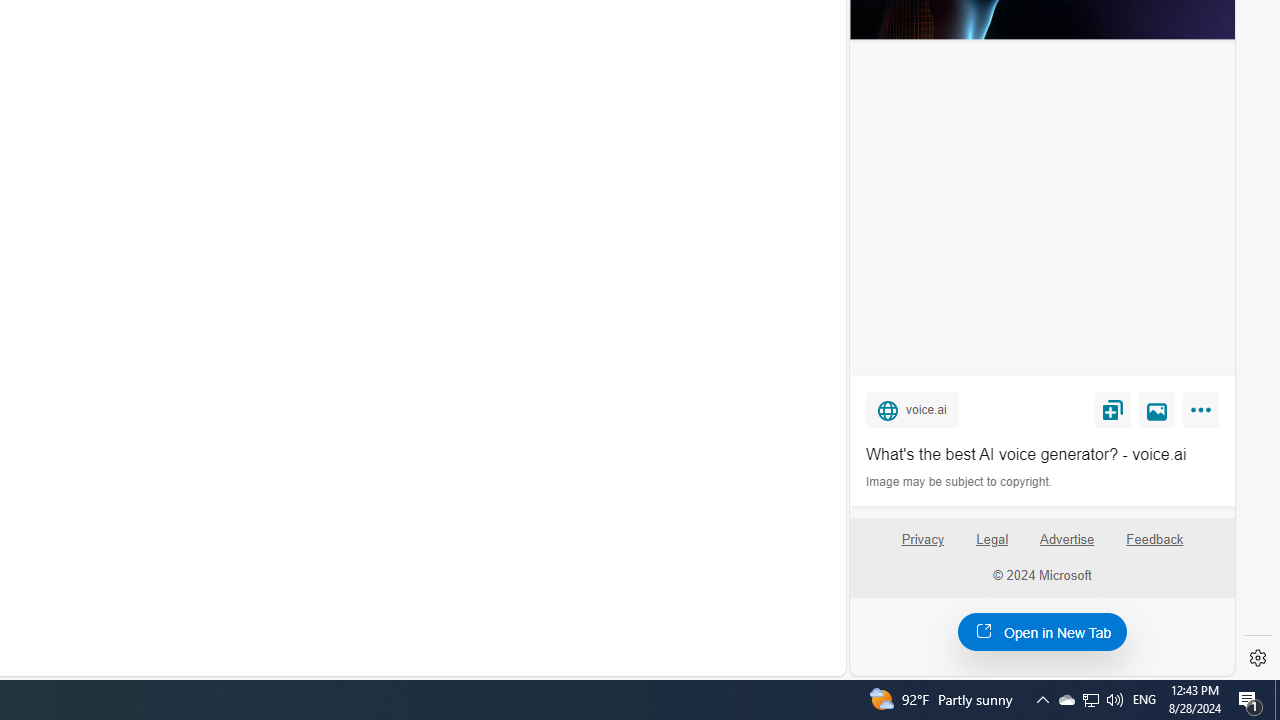 Image resolution: width=1280 pixels, height=720 pixels. Describe the element at coordinates (1157, 408) in the screenshot. I see `'View image'` at that location.